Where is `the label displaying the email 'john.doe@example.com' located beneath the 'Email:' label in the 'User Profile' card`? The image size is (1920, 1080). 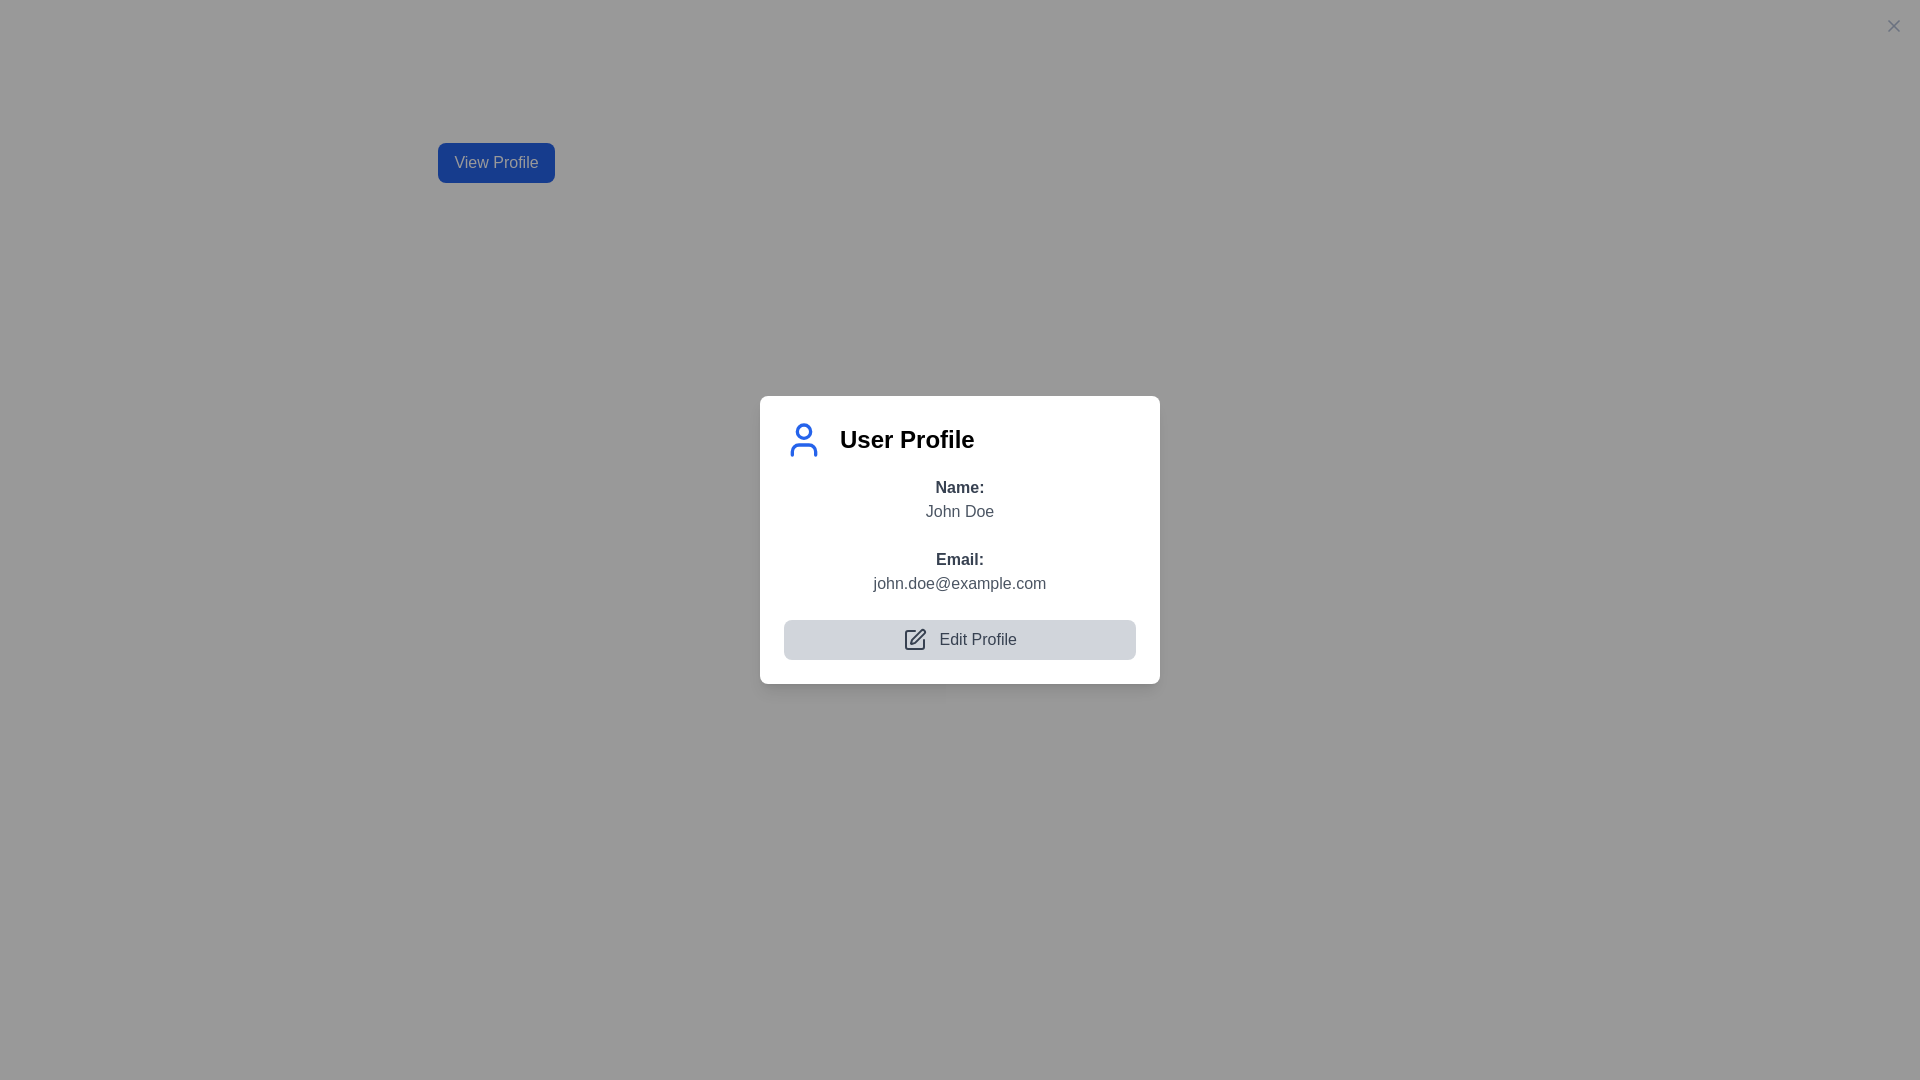
the label displaying the email 'john.doe@example.com' located beneath the 'Email:' label in the 'User Profile' card is located at coordinates (960, 582).